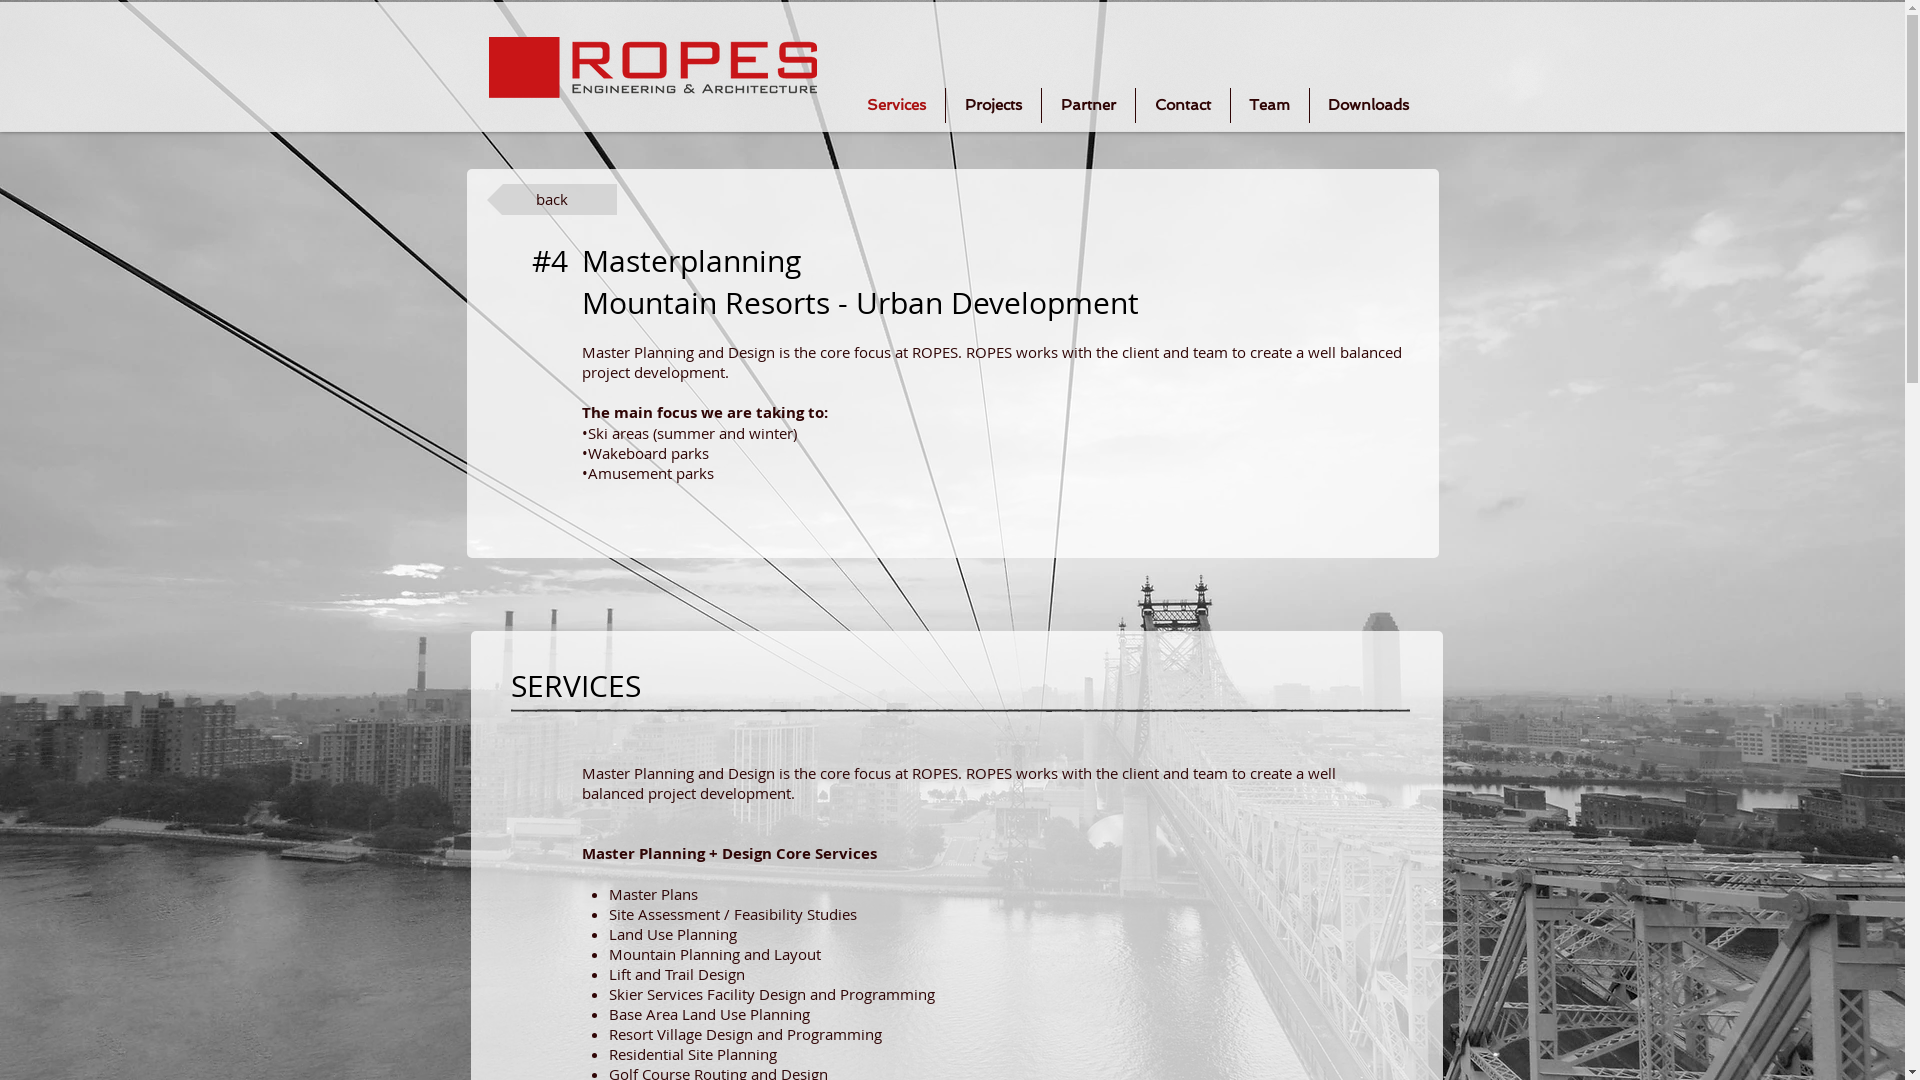 Image resolution: width=1920 pixels, height=1080 pixels. I want to click on 'Team', so click(1267, 105).